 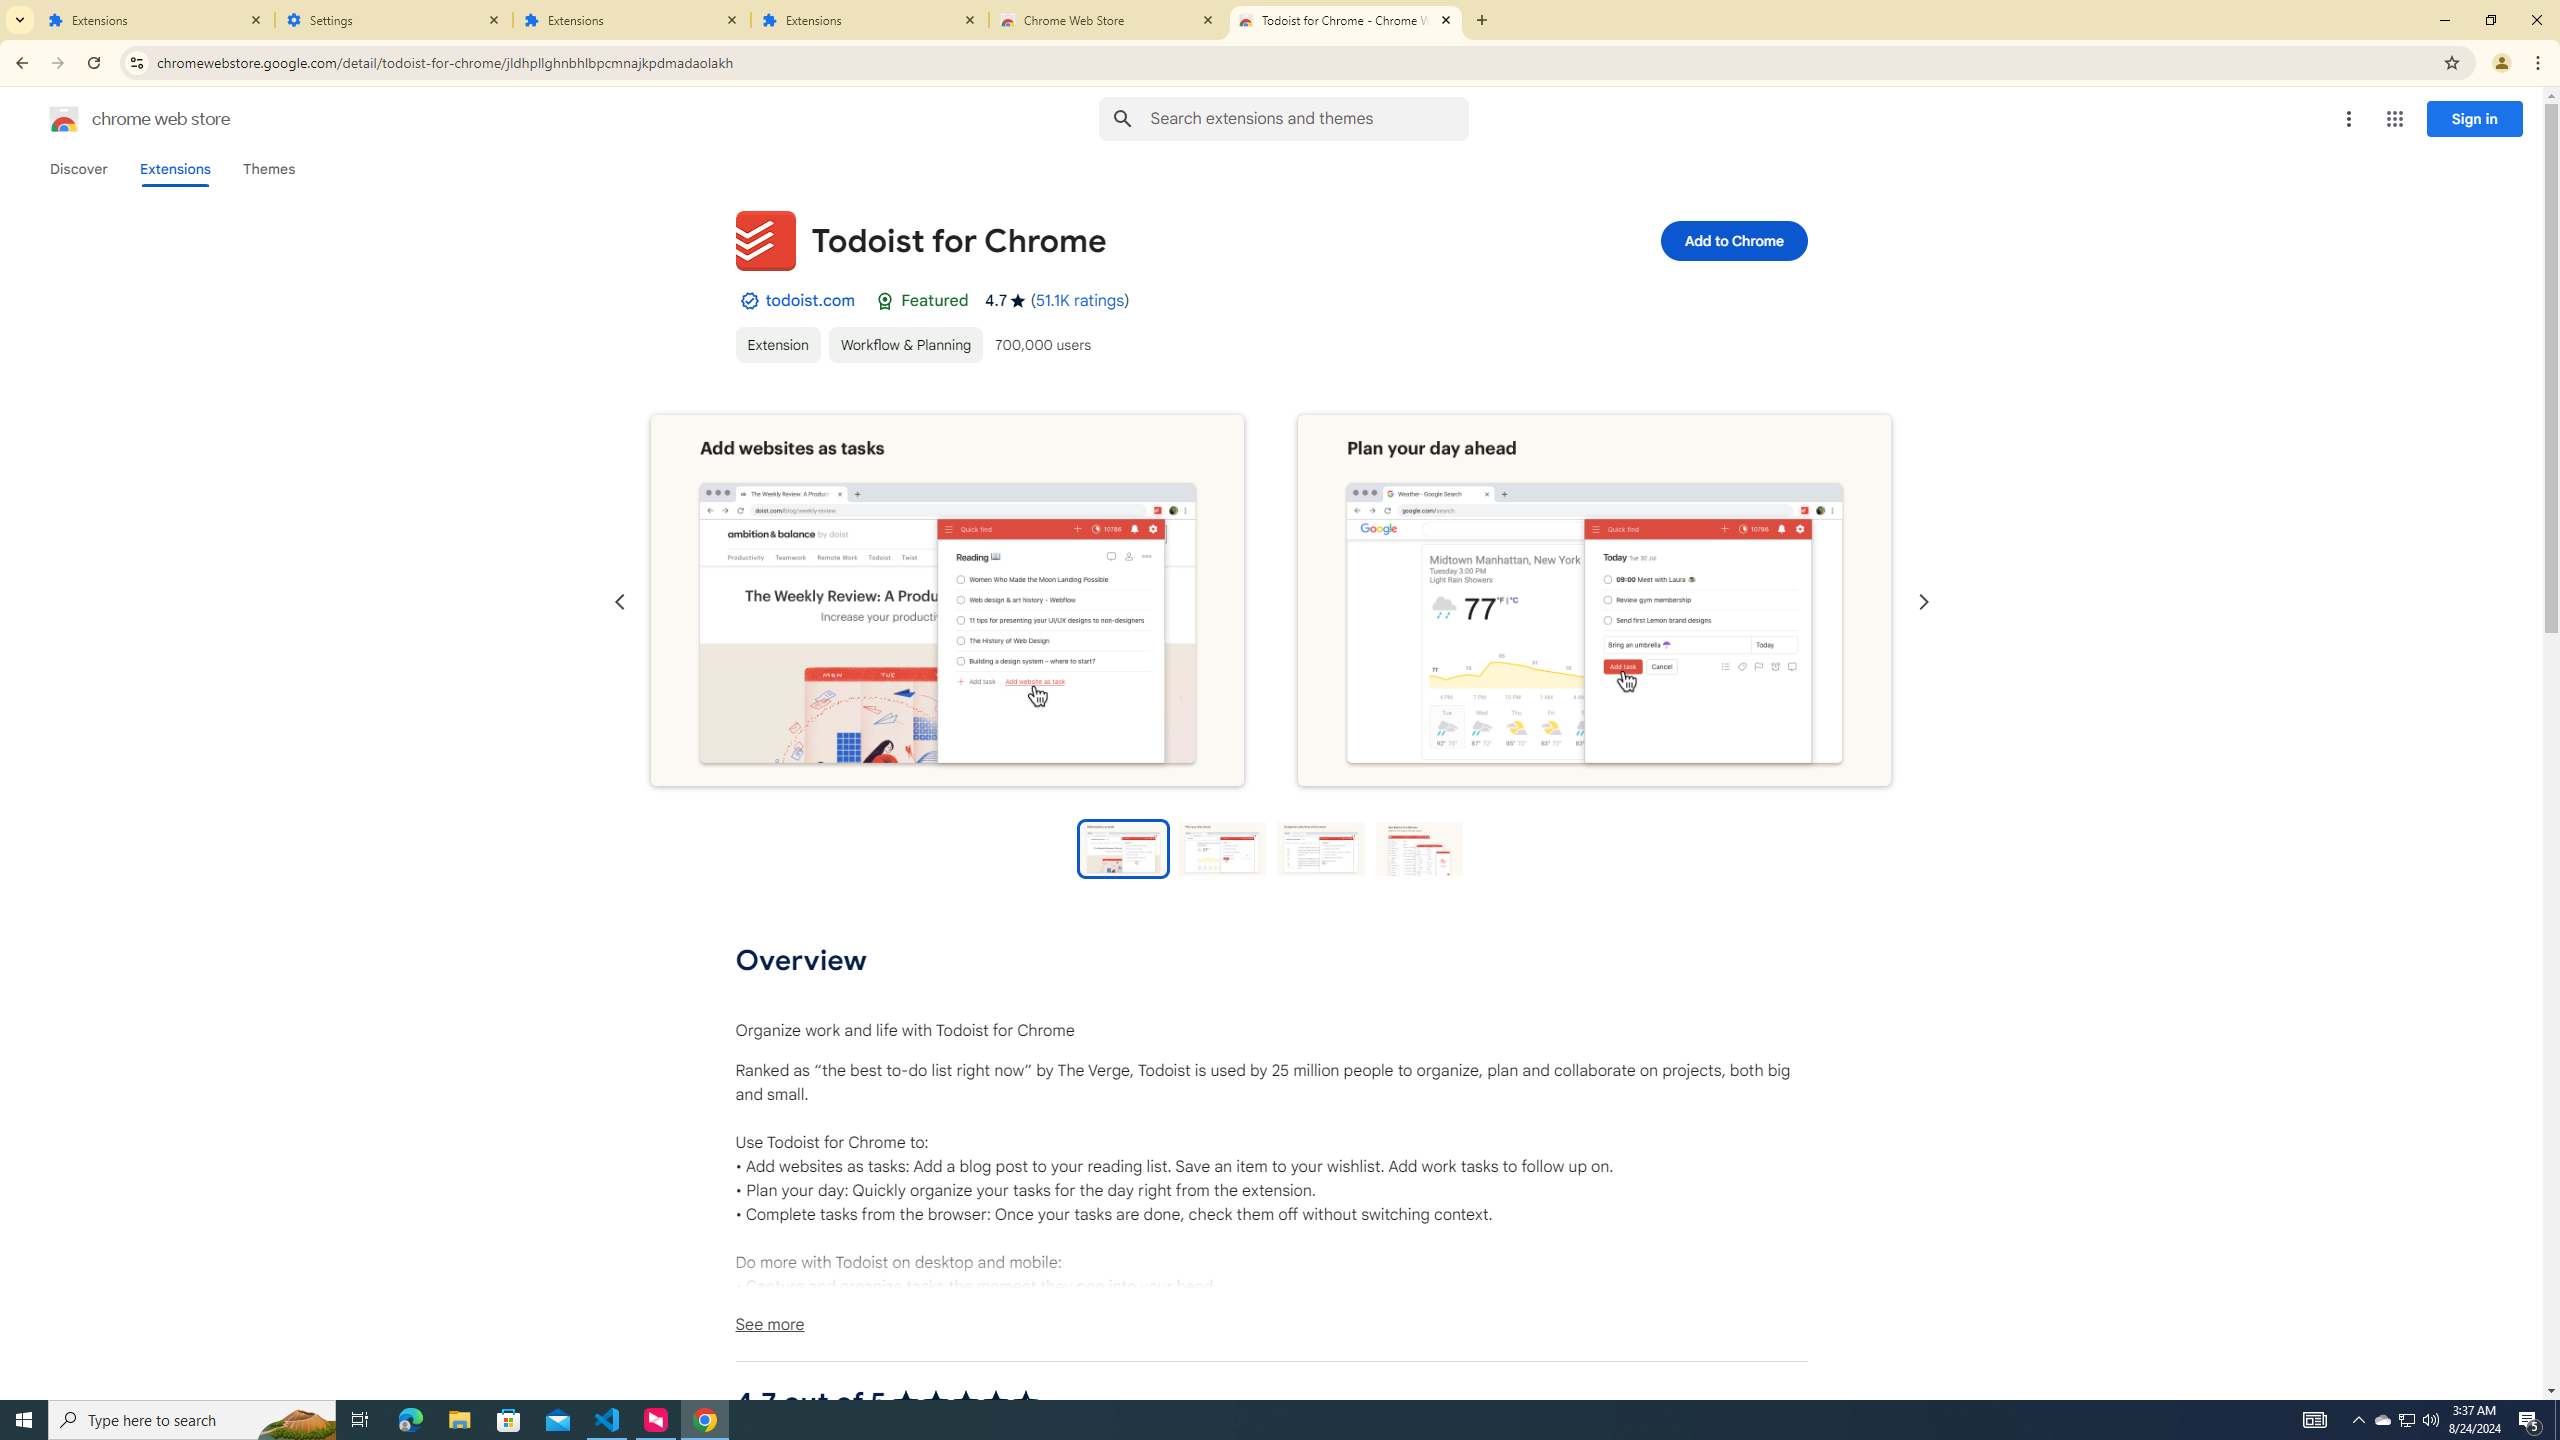 I want to click on 'Chrome Web Store logo chrome web store', so click(x=118, y=118).